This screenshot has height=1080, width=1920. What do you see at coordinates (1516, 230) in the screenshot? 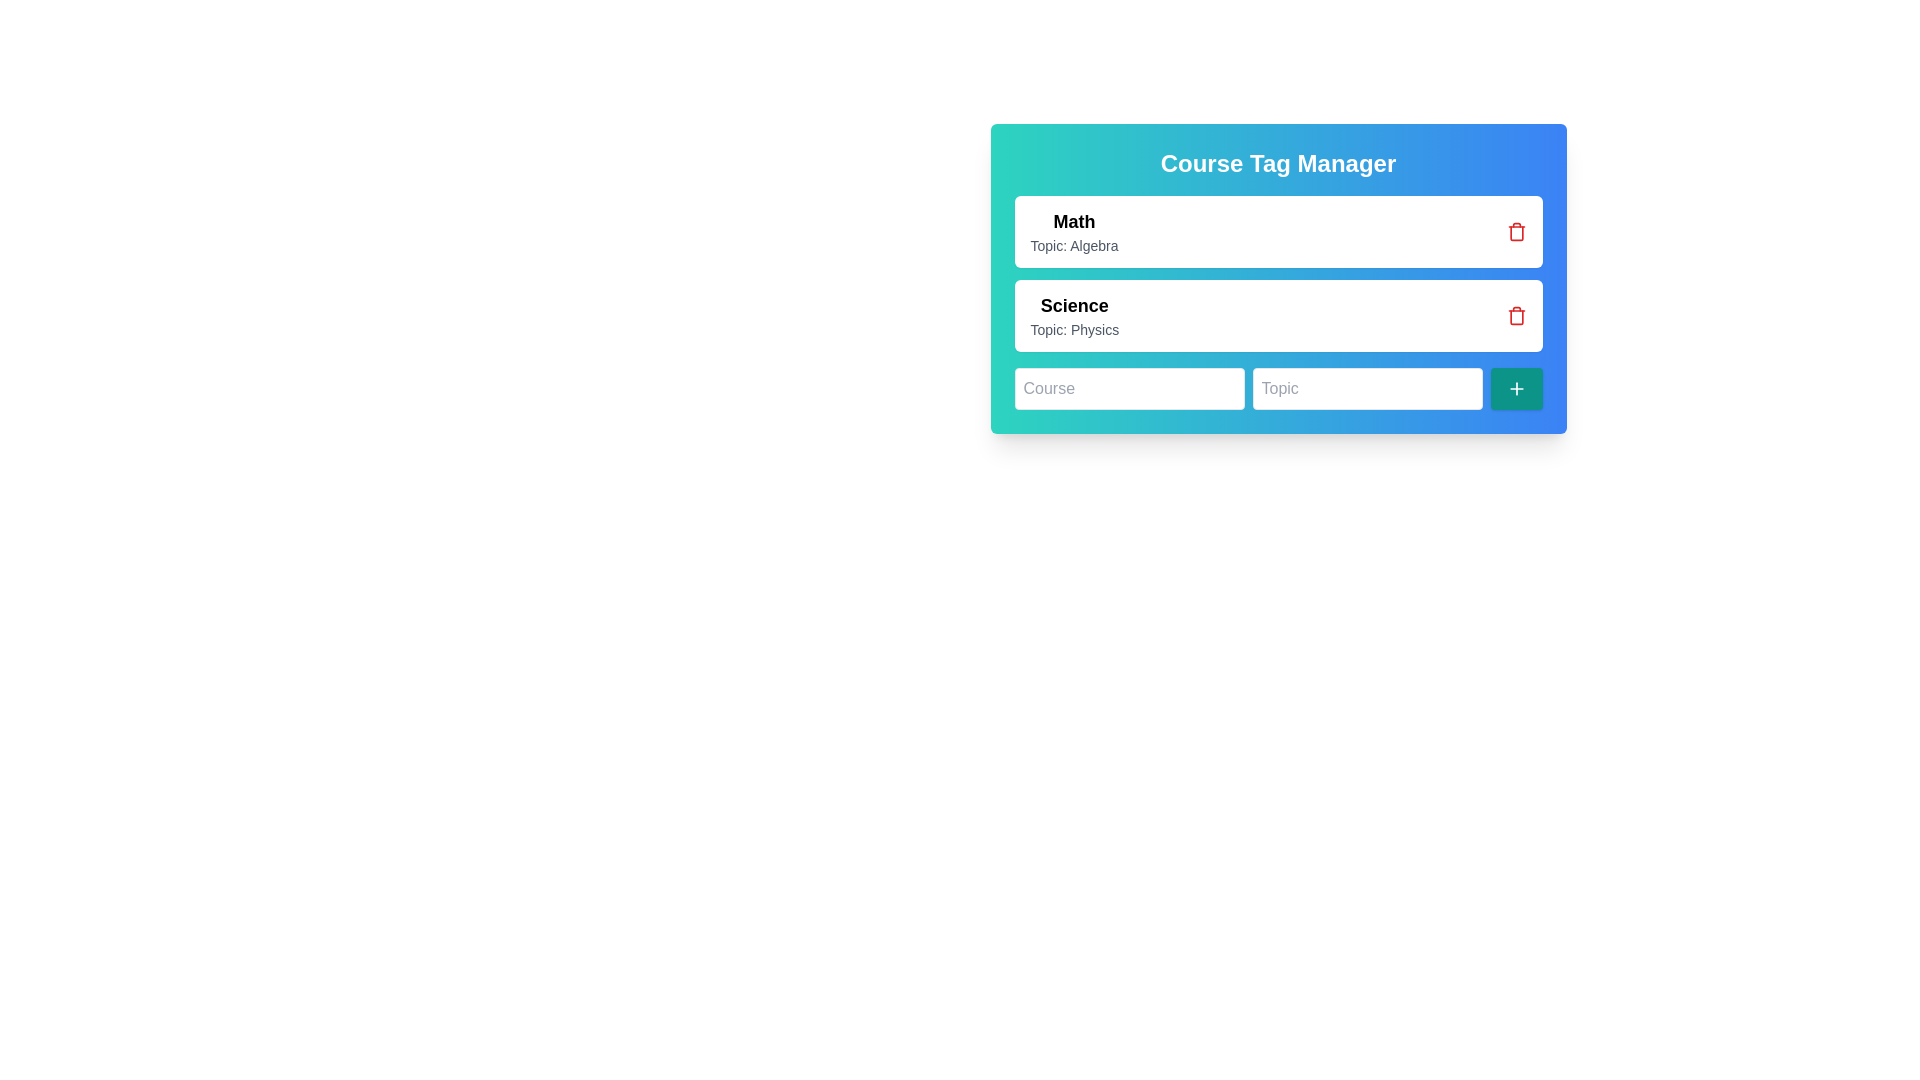
I see `the delete icon button located in the top-right corner of the 'Math Topic: Algebra' panel` at bounding box center [1516, 230].